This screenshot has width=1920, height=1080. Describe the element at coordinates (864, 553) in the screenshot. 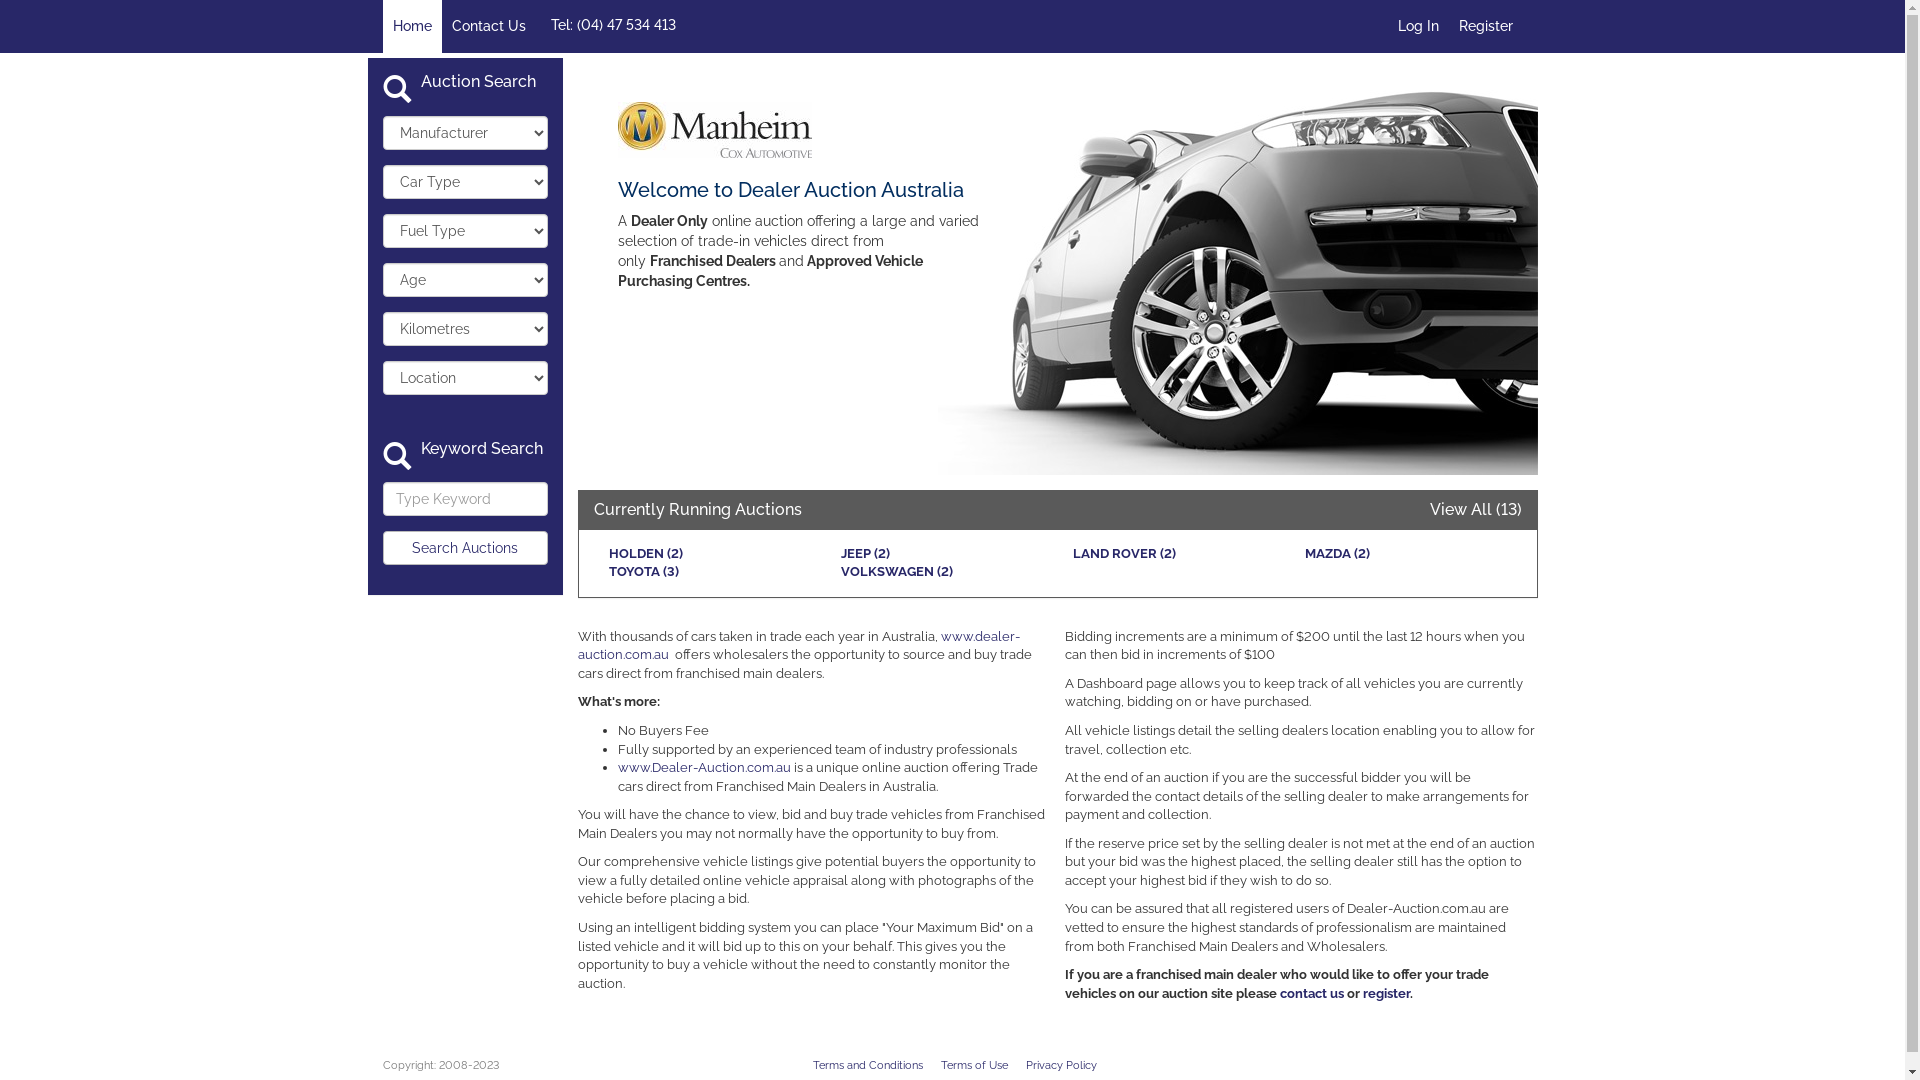

I see `'JEEP (2)'` at that location.